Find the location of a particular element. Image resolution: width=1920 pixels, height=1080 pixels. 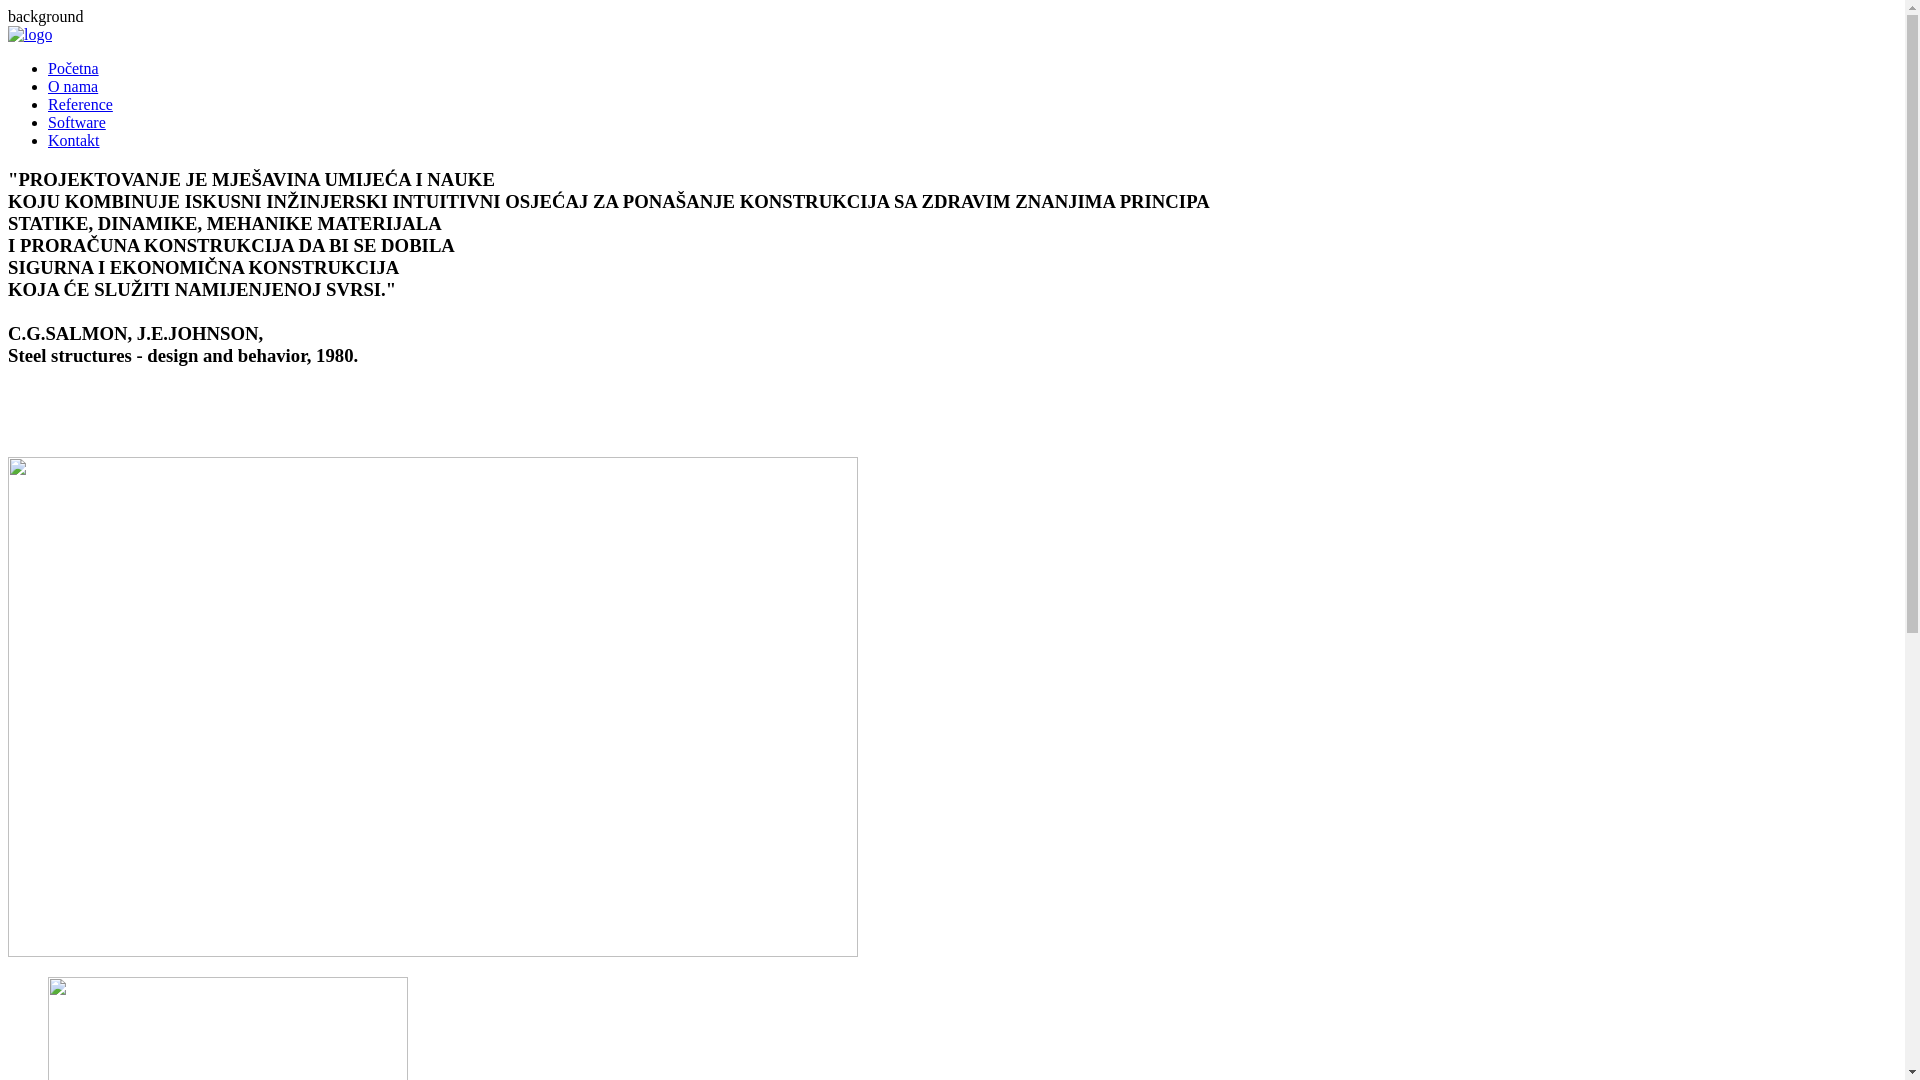

'Reference' is located at coordinates (80, 104).